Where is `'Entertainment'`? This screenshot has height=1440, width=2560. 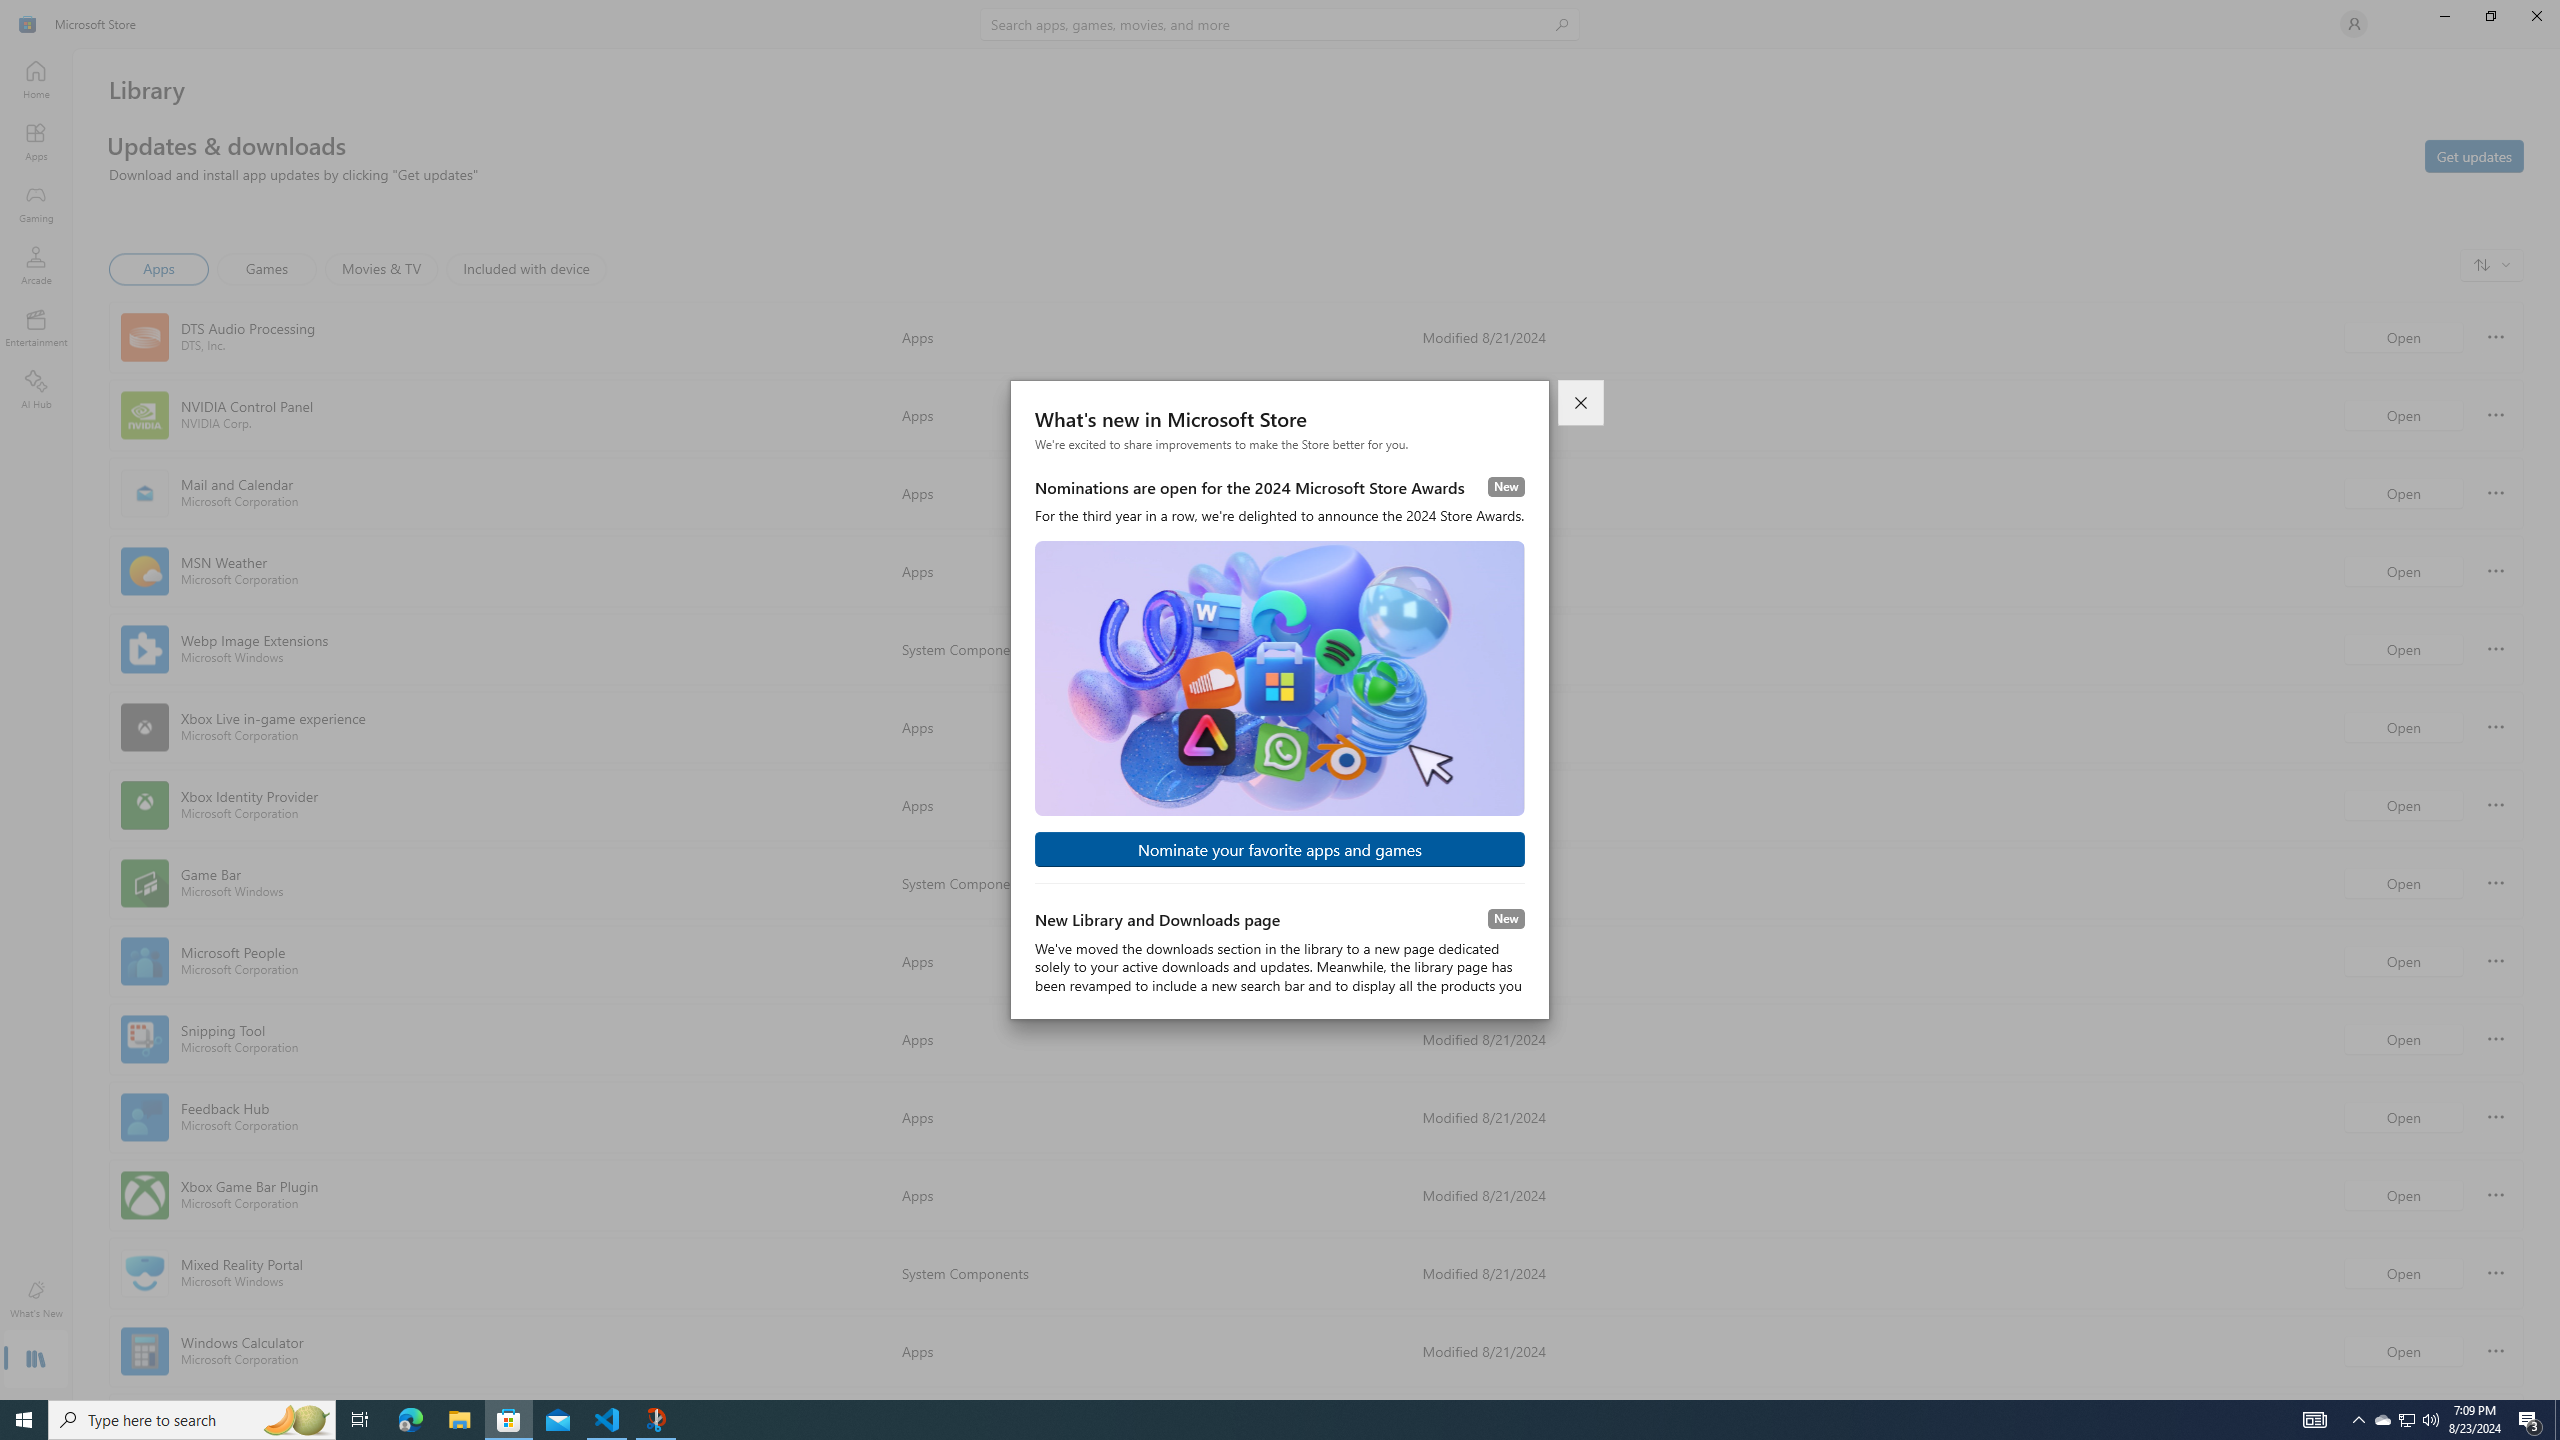 'Entertainment' is located at coordinates (34, 326).